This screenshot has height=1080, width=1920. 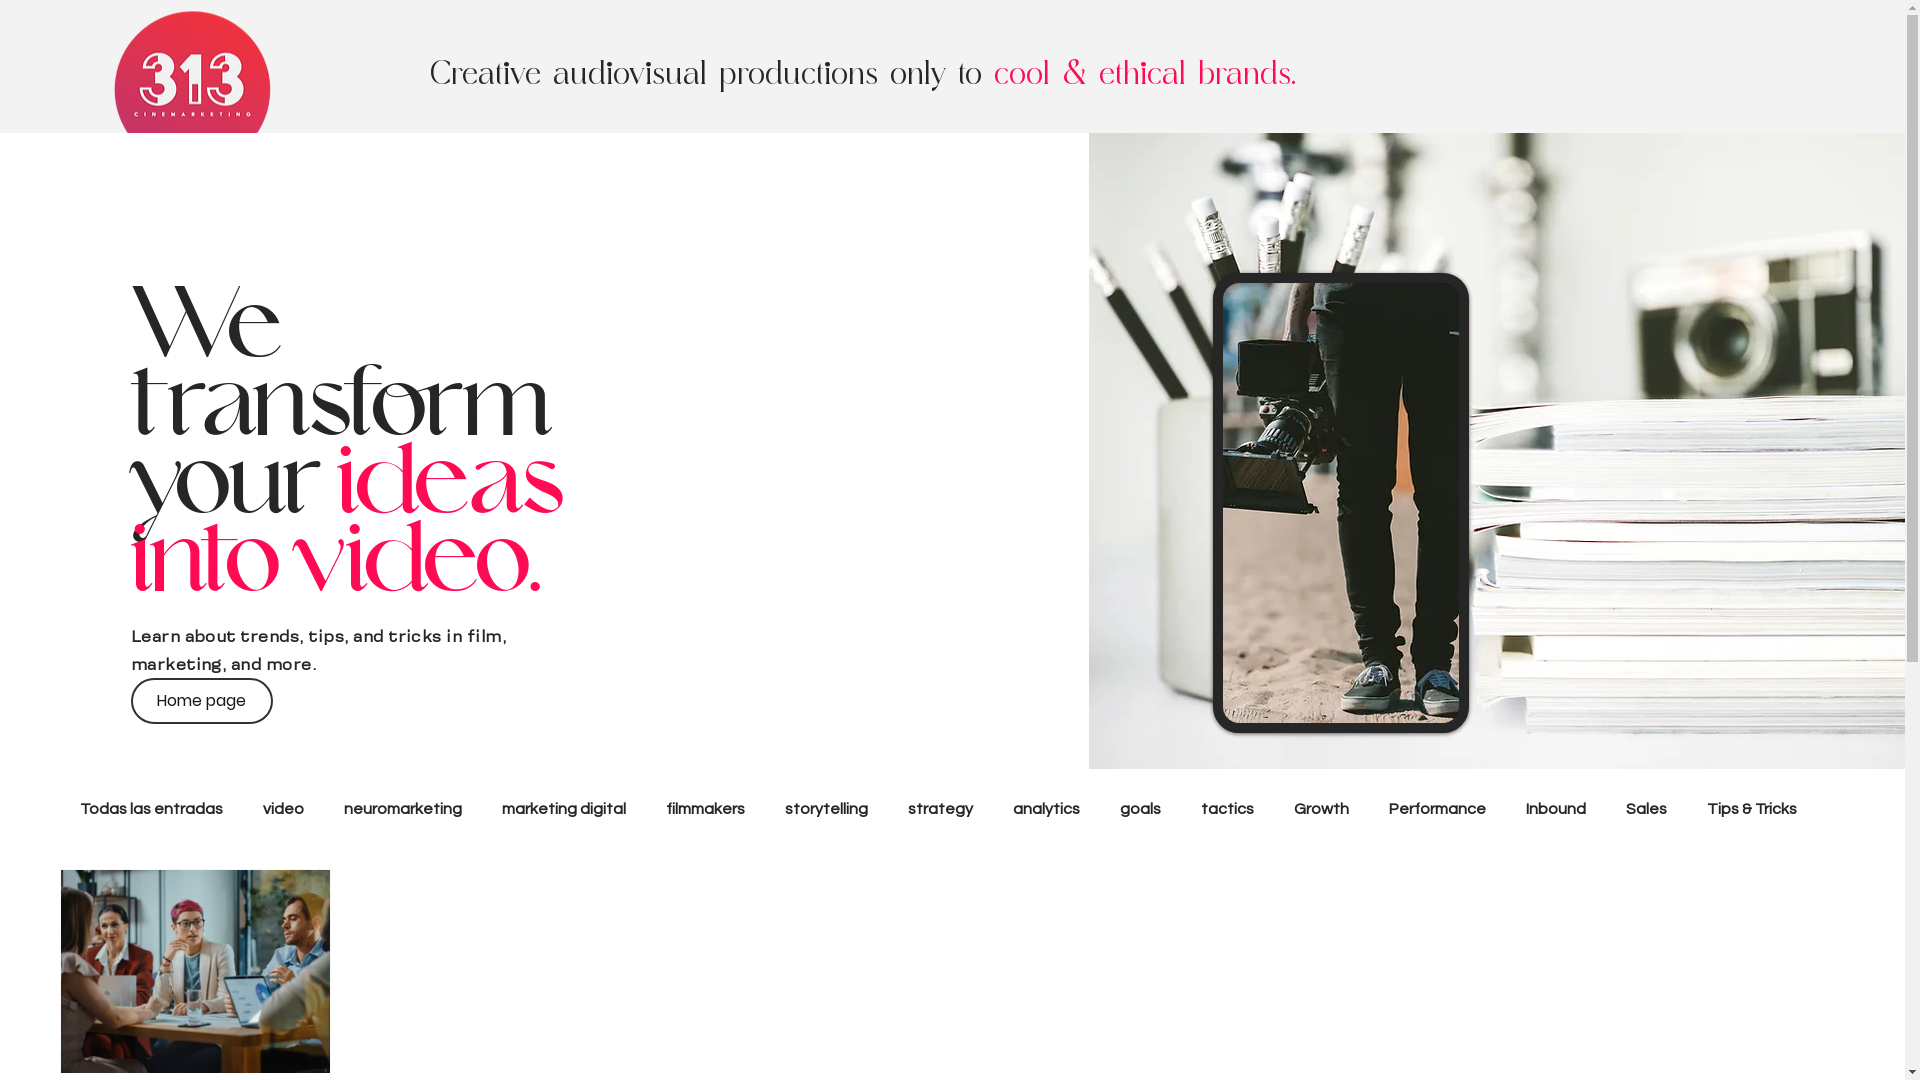 I want to click on 'tactics', so click(x=1226, y=808).